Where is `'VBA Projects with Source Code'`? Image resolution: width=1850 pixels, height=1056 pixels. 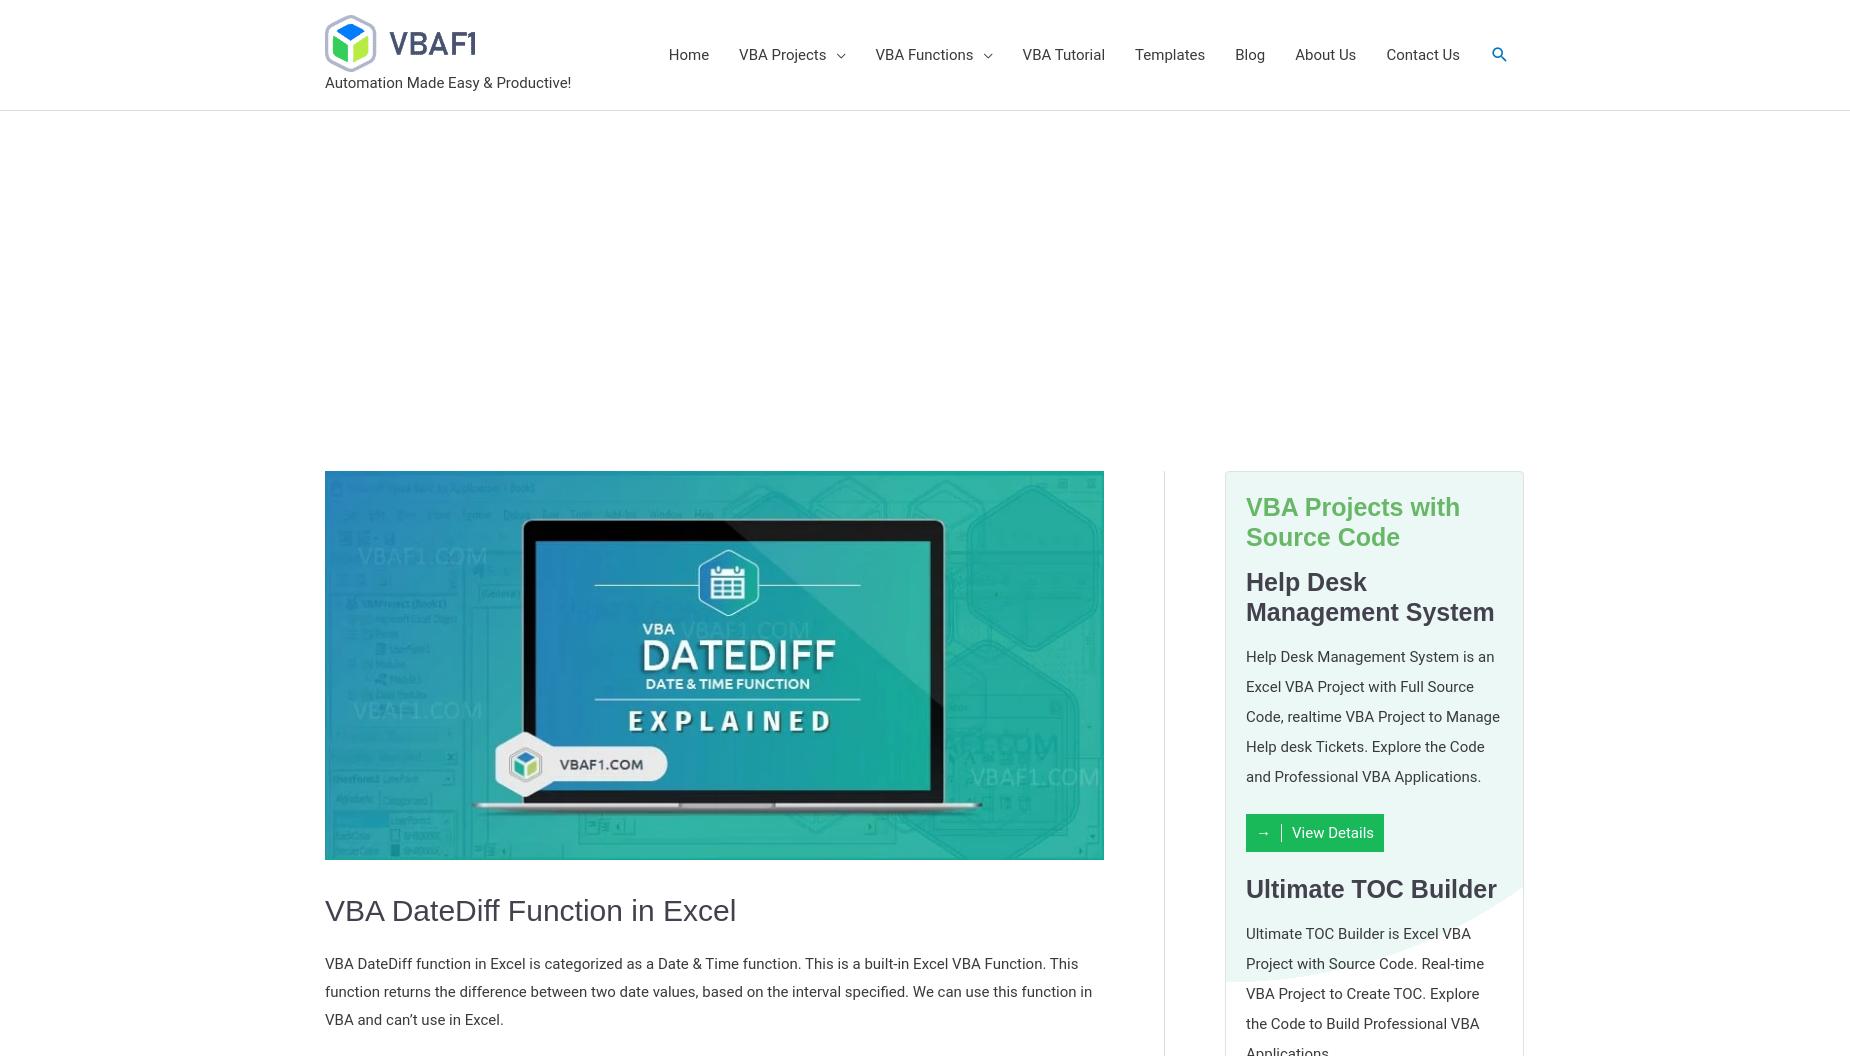 'VBA Projects with Source Code' is located at coordinates (1352, 520).